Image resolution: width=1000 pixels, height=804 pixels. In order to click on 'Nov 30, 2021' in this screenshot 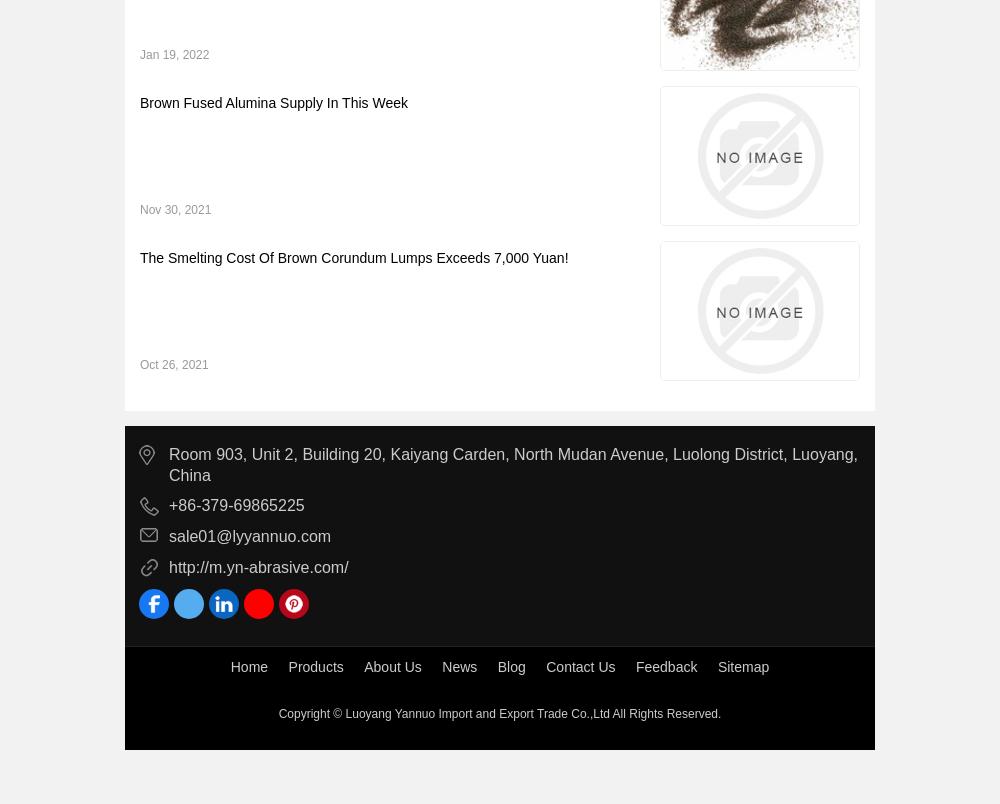, I will do `click(175, 209)`.